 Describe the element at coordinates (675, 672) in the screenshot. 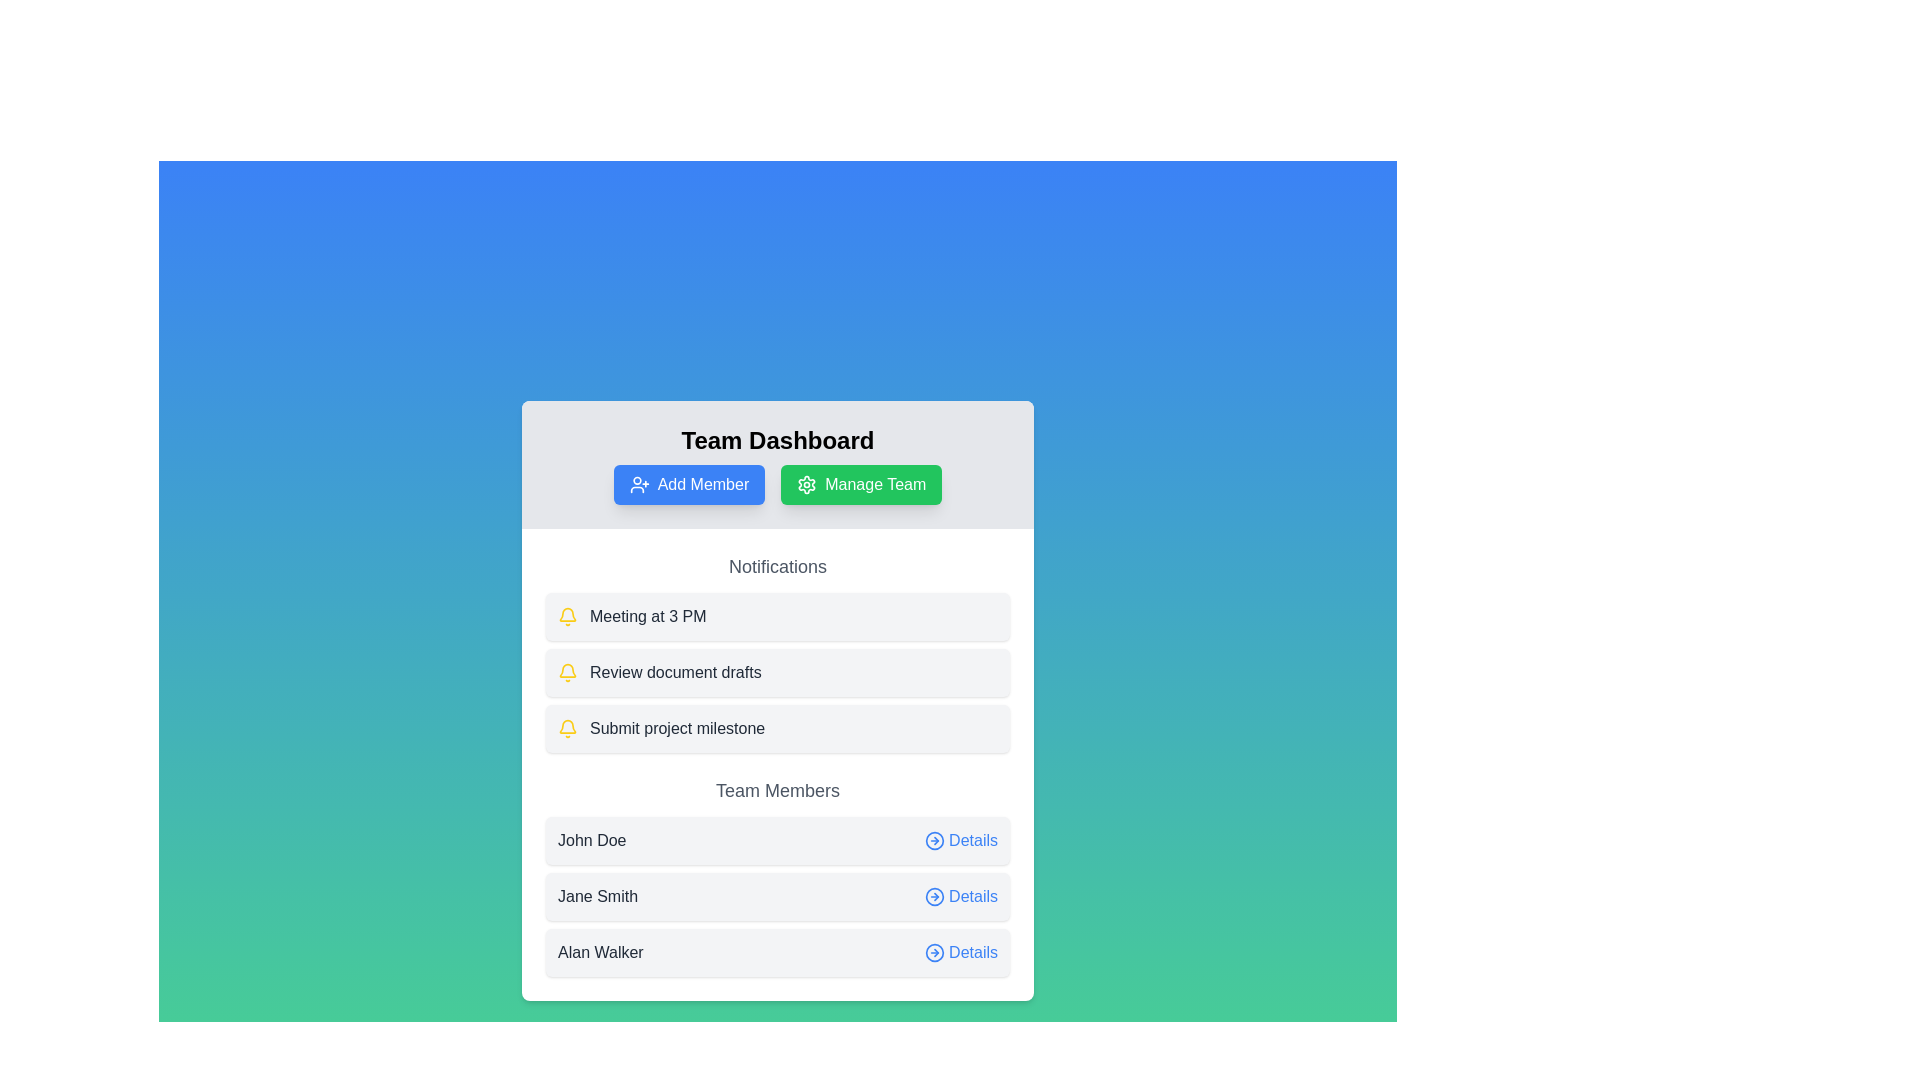

I see `the second notification text element in the notifications list, which informs users about reviewing document drafts, located in the light gray panel on the Team Dashboard` at that location.